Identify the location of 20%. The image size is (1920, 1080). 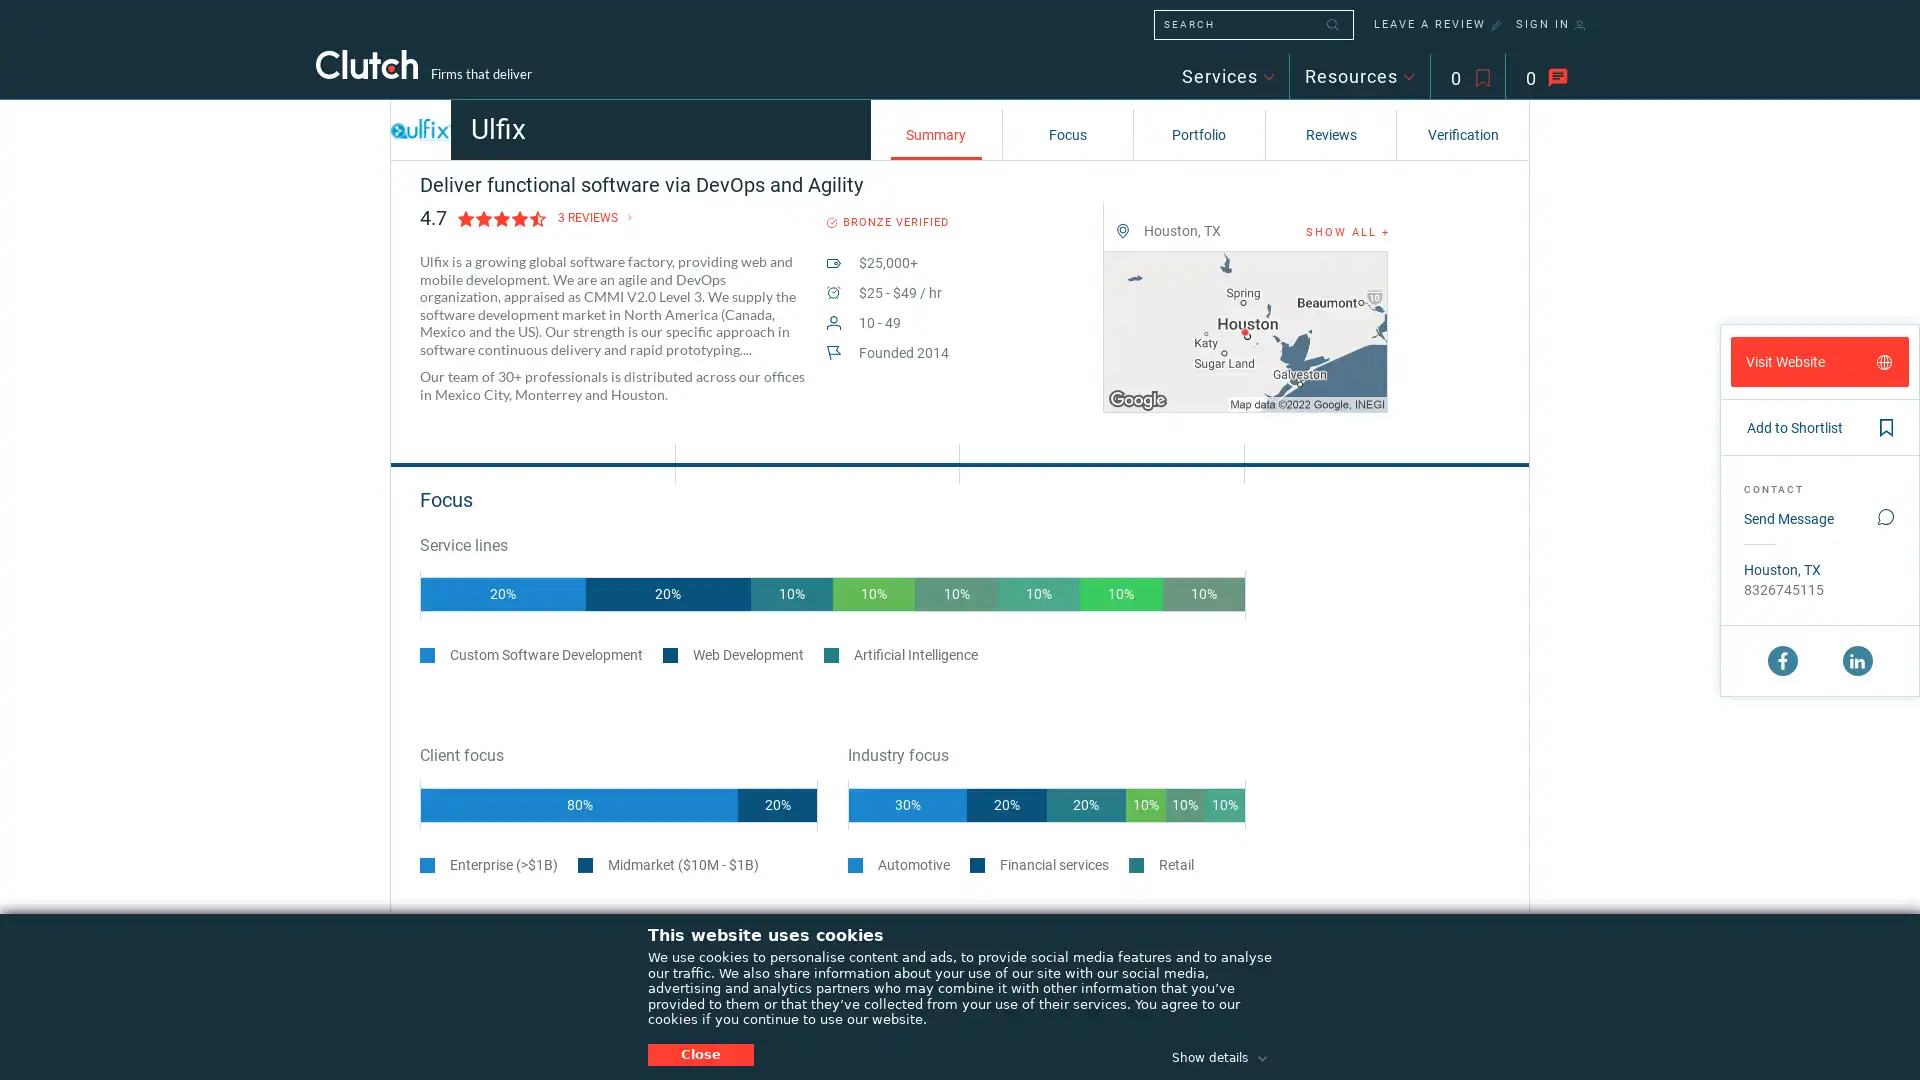
(1084, 803).